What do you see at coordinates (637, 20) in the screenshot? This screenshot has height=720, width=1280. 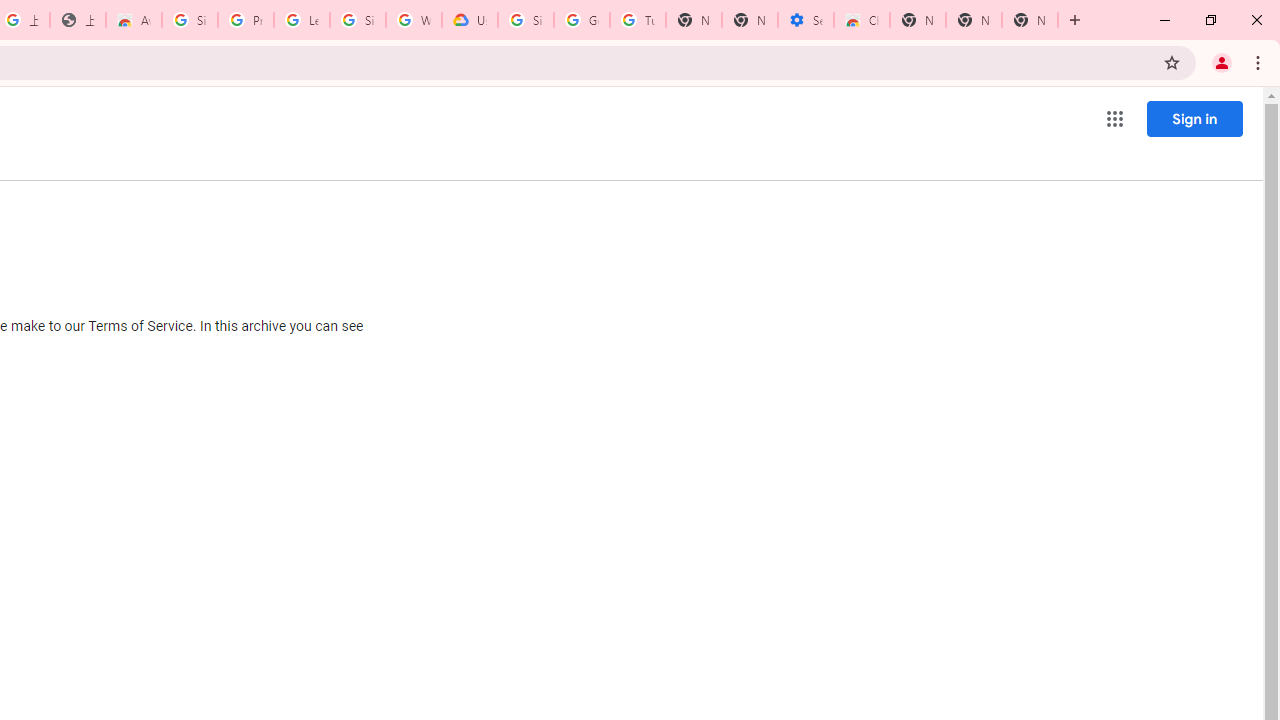 I see `'Turn cookies on or off - Computer - Google Account Help'` at bounding box center [637, 20].